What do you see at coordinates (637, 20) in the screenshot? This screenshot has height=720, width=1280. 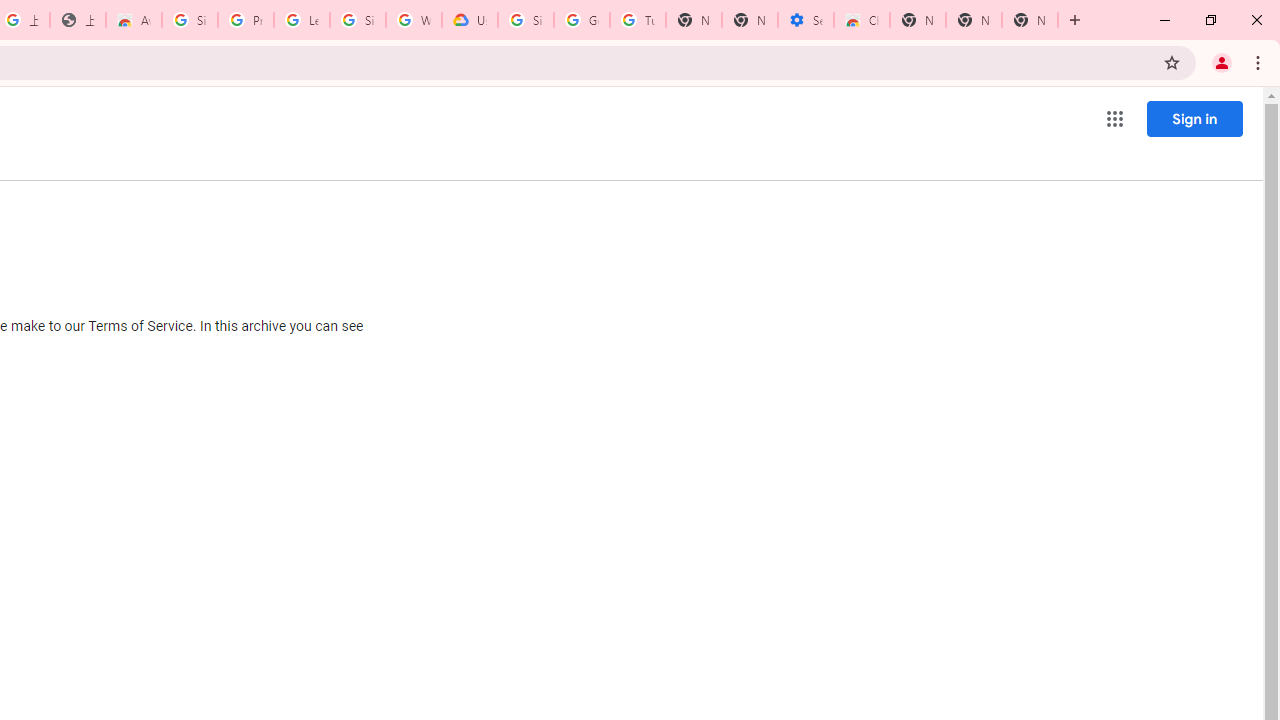 I see `'Turn cookies on or off - Computer - Google Account Help'` at bounding box center [637, 20].